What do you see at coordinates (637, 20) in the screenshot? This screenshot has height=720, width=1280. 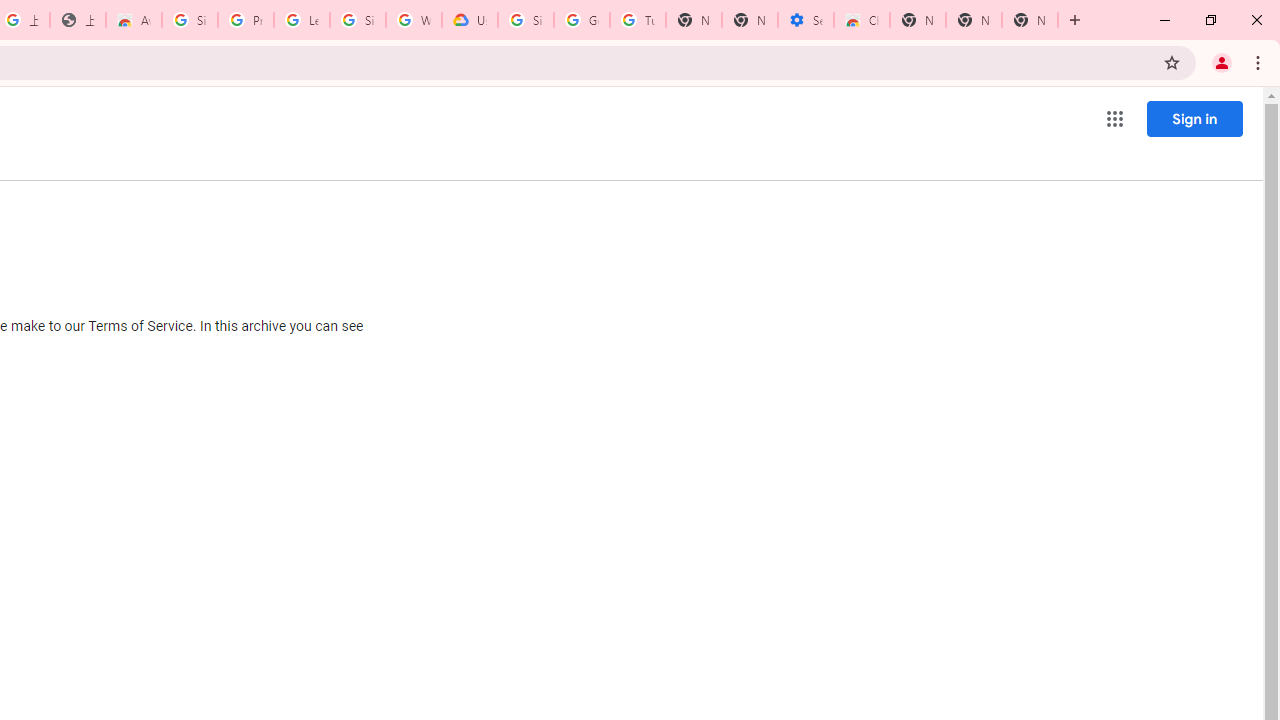 I see `'Turn cookies on or off - Computer - Google Account Help'` at bounding box center [637, 20].